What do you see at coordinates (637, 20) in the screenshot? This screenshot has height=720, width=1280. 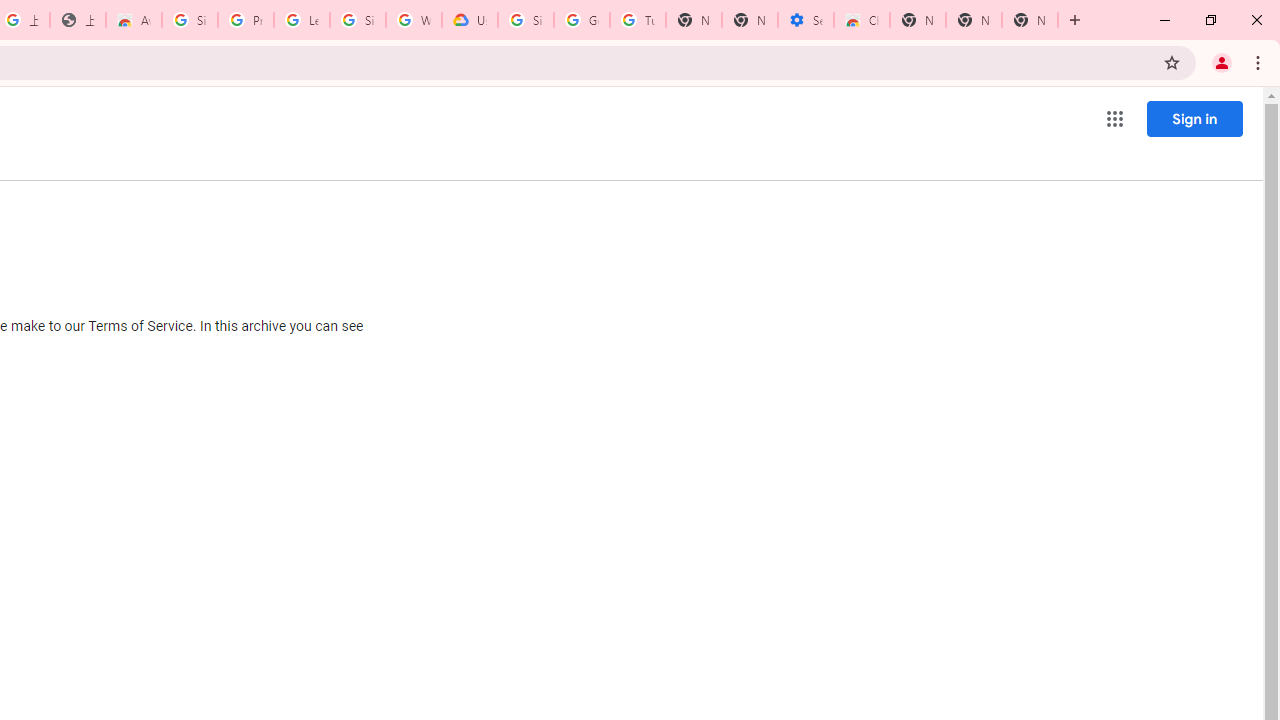 I see `'Turn cookies on or off - Computer - Google Account Help'` at bounding box center [637, 20].